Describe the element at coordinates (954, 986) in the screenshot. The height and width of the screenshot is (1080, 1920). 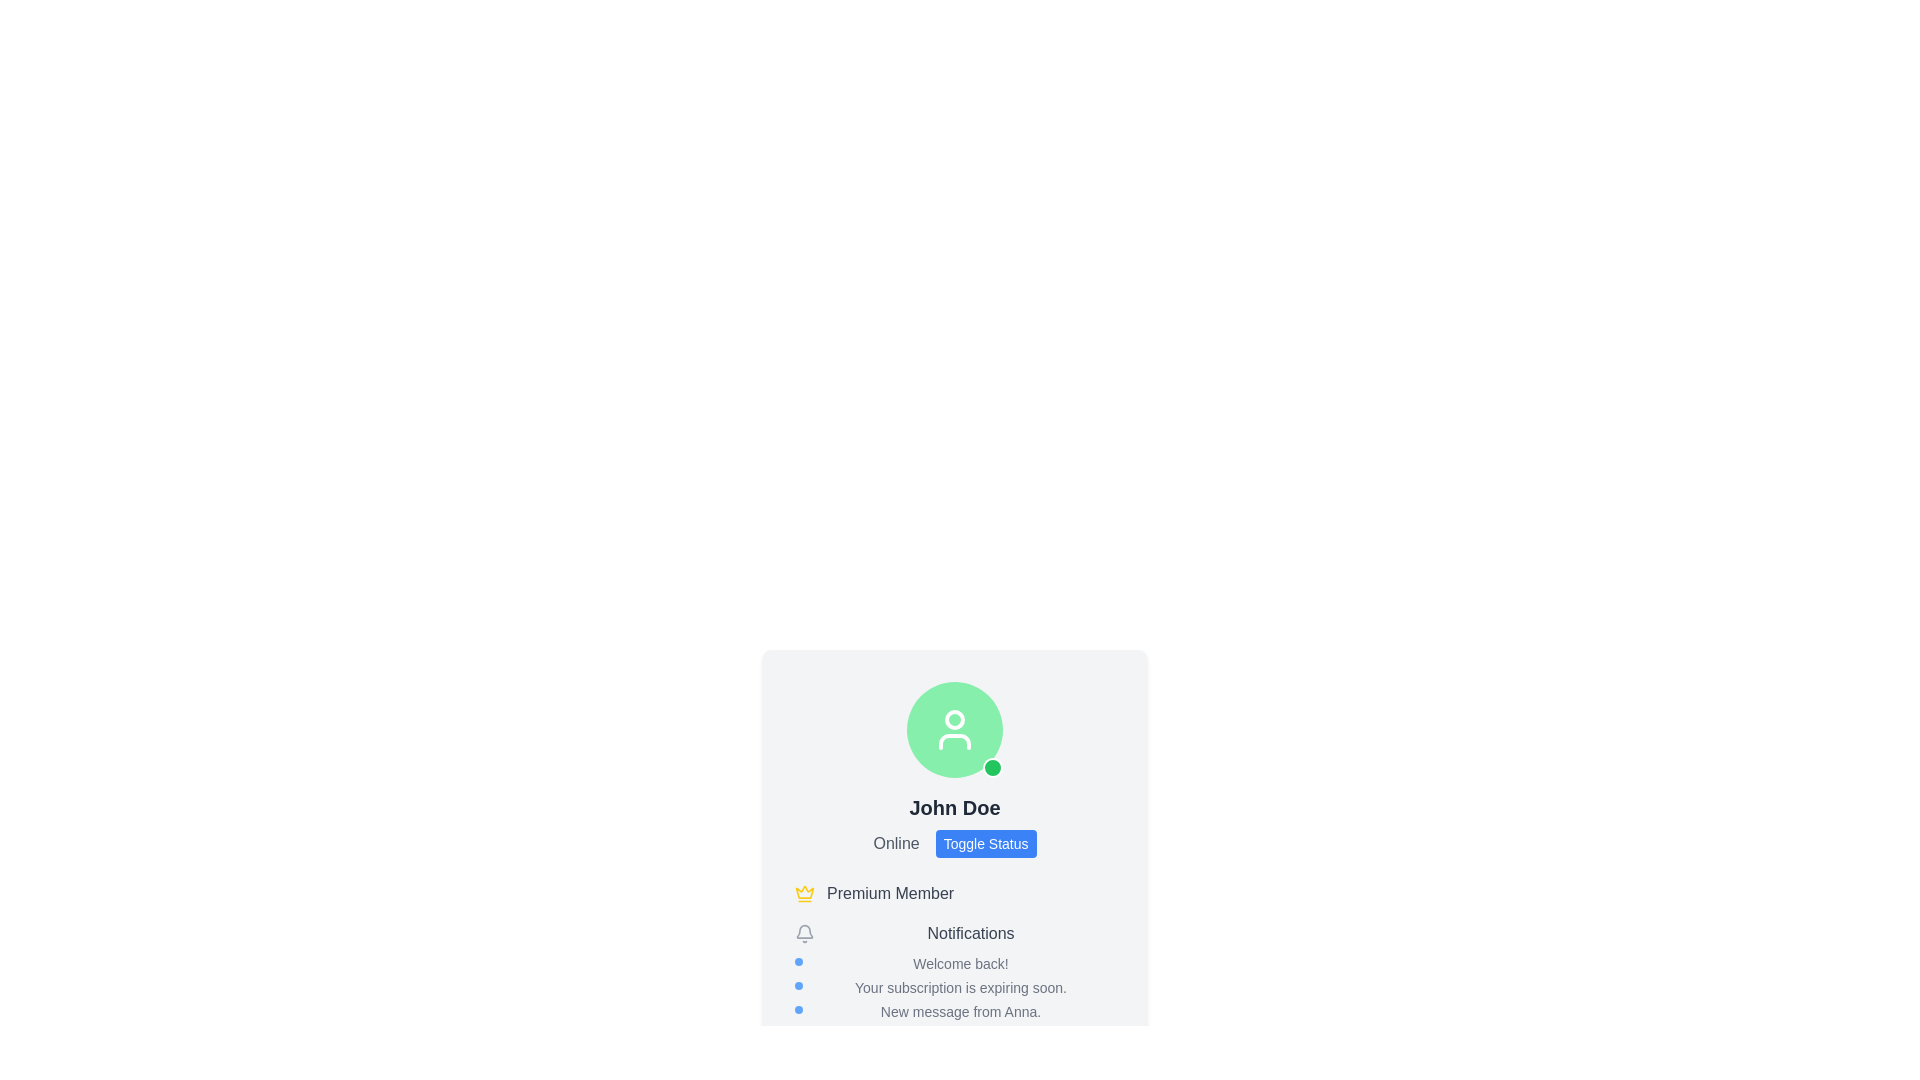
I see `the Text block with notification indicators located in the Notifications section below the Premium Member label` at that location.